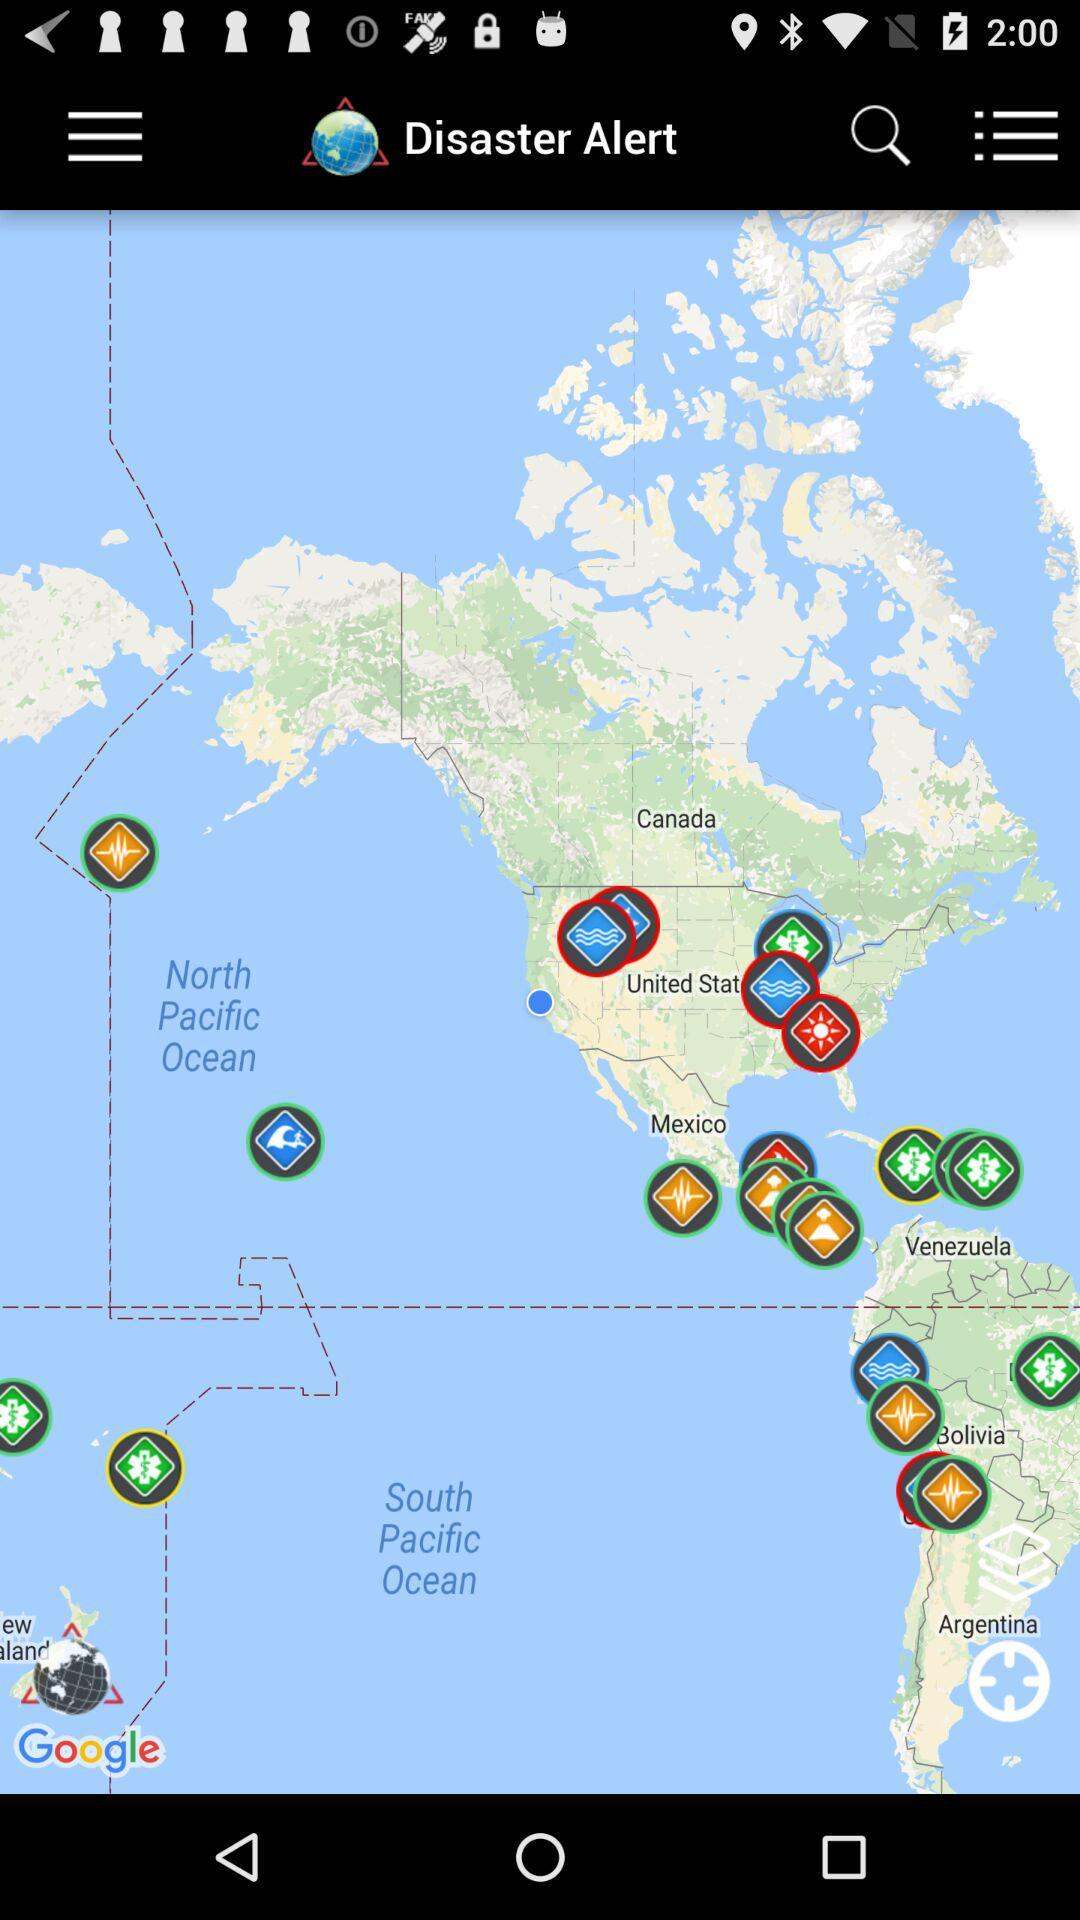 The height and width of the screenshot is (1920, 1080). Describe the element at coordinates (879, 135) in the screenshot. I see `search` at that location.